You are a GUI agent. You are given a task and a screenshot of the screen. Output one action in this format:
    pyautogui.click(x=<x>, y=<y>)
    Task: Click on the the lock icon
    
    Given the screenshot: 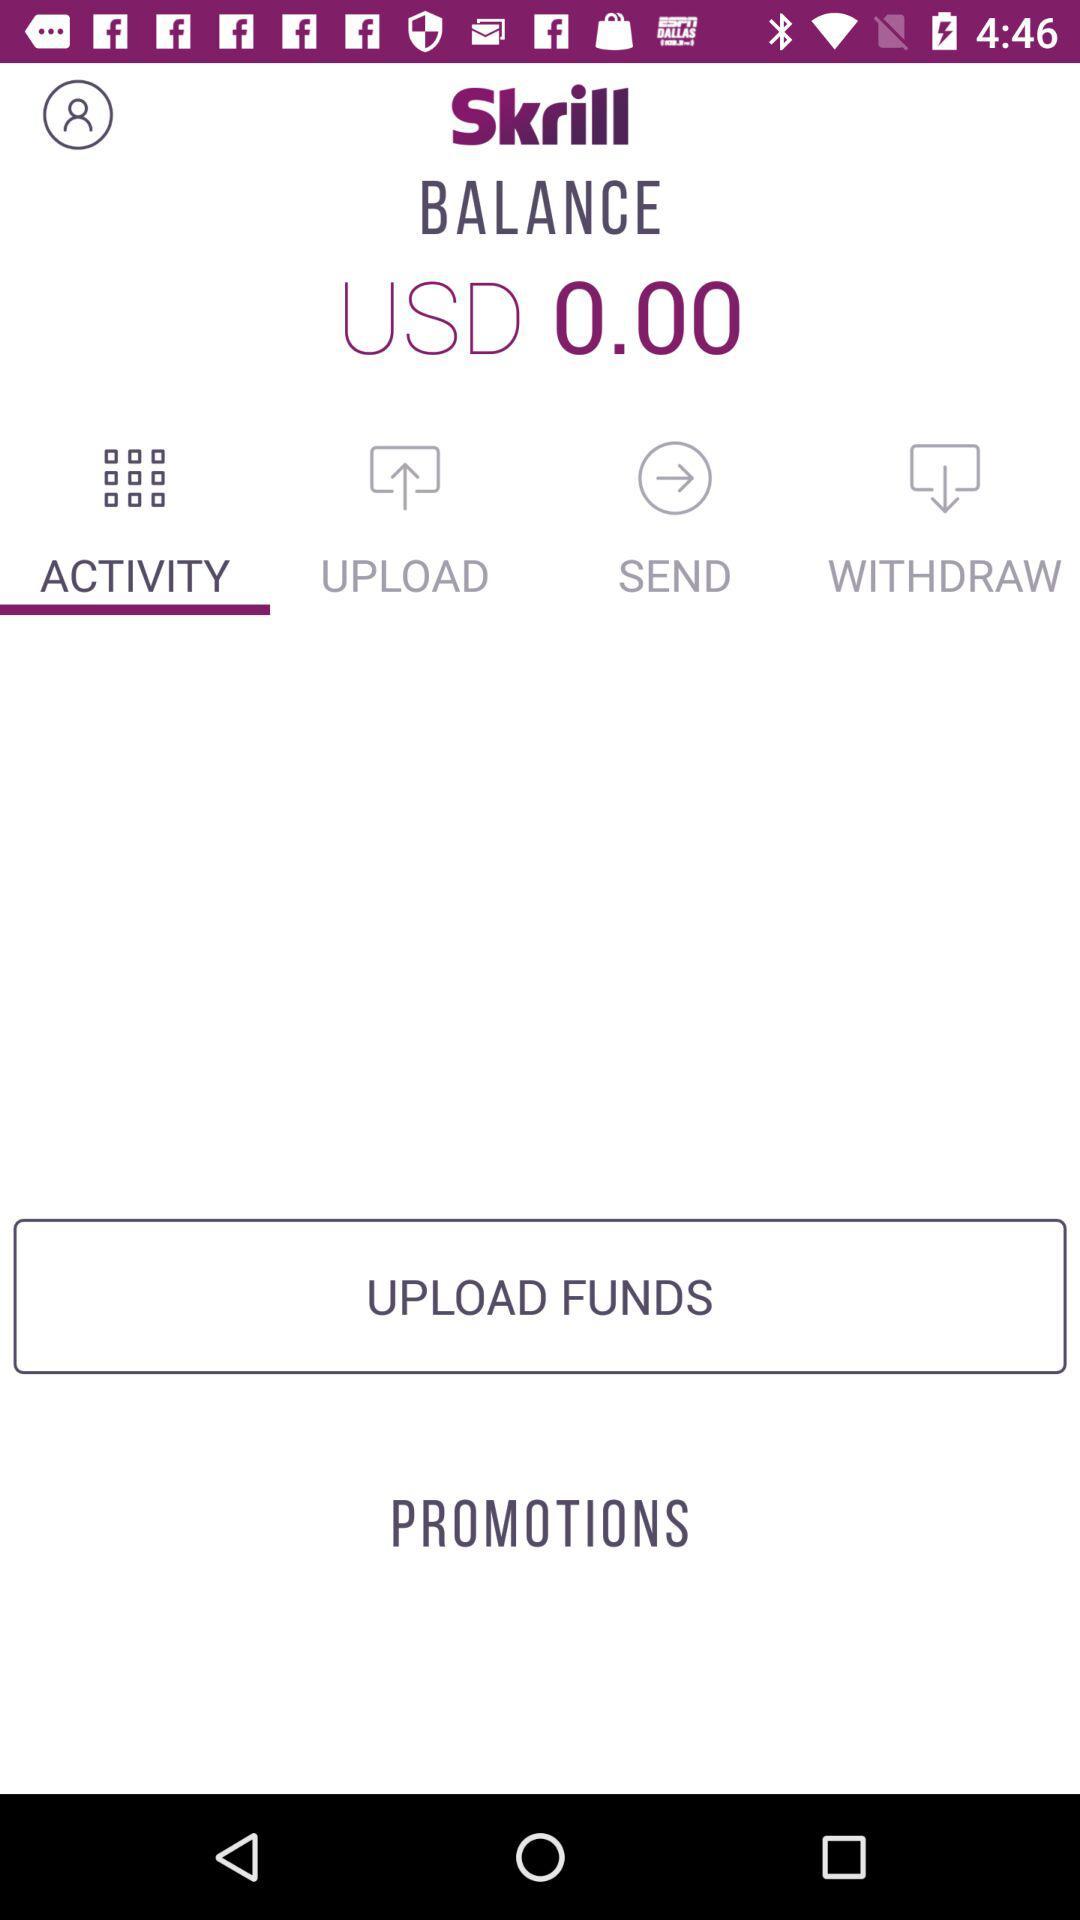 What is the action you would take?
    pyautogui.click(x=675, y=477)
    